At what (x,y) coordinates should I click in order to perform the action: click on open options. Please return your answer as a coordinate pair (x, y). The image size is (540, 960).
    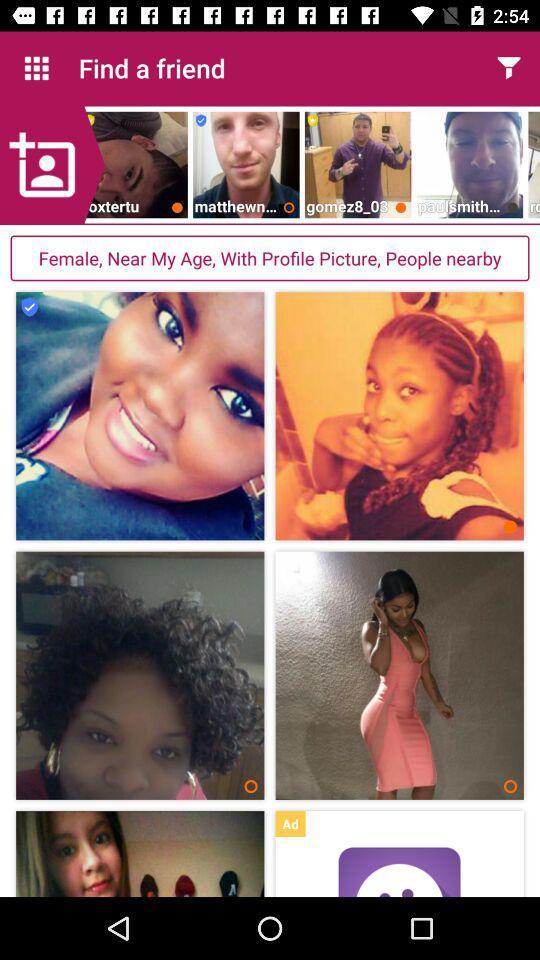
    Looking at the image, I should click on (508, 68).